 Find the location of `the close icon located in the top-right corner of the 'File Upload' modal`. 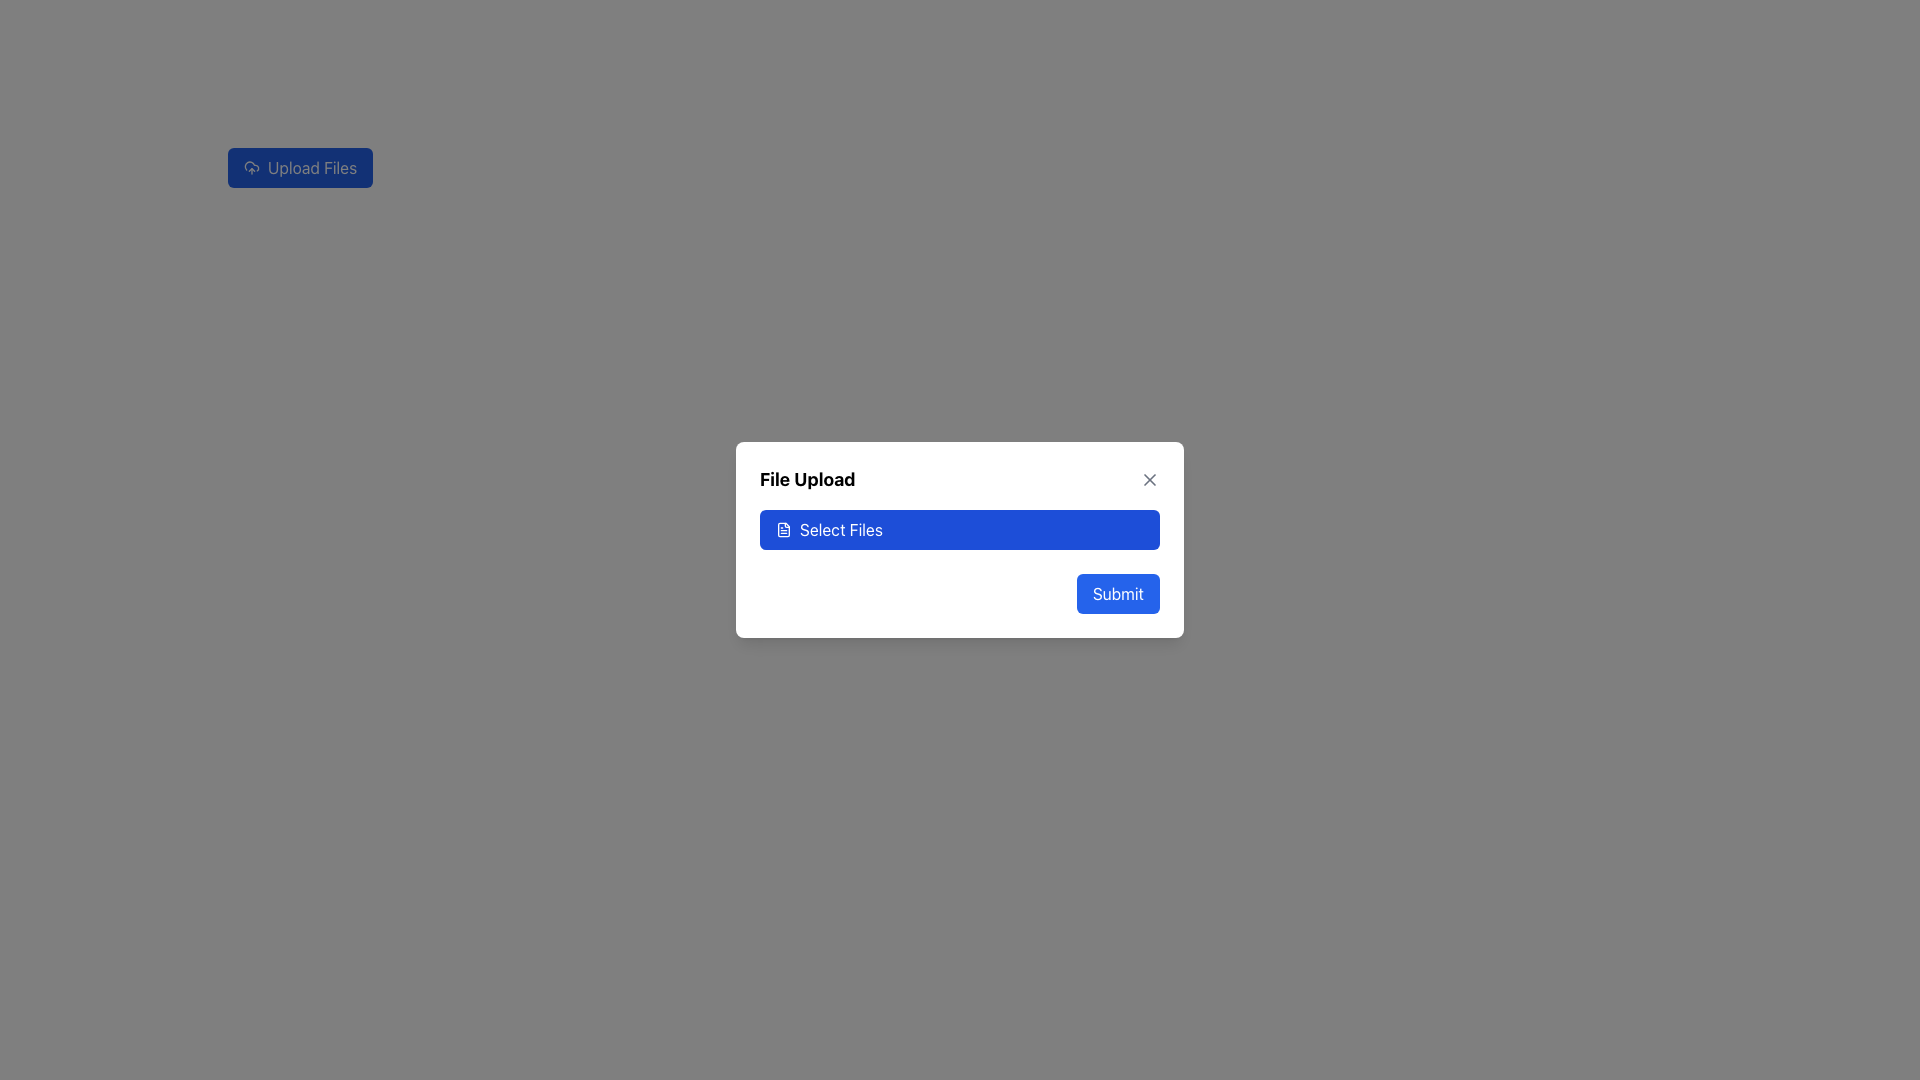

the close icon located in the top-right corner of the 'File Upload' modal is located at coordinates (1150, 479).